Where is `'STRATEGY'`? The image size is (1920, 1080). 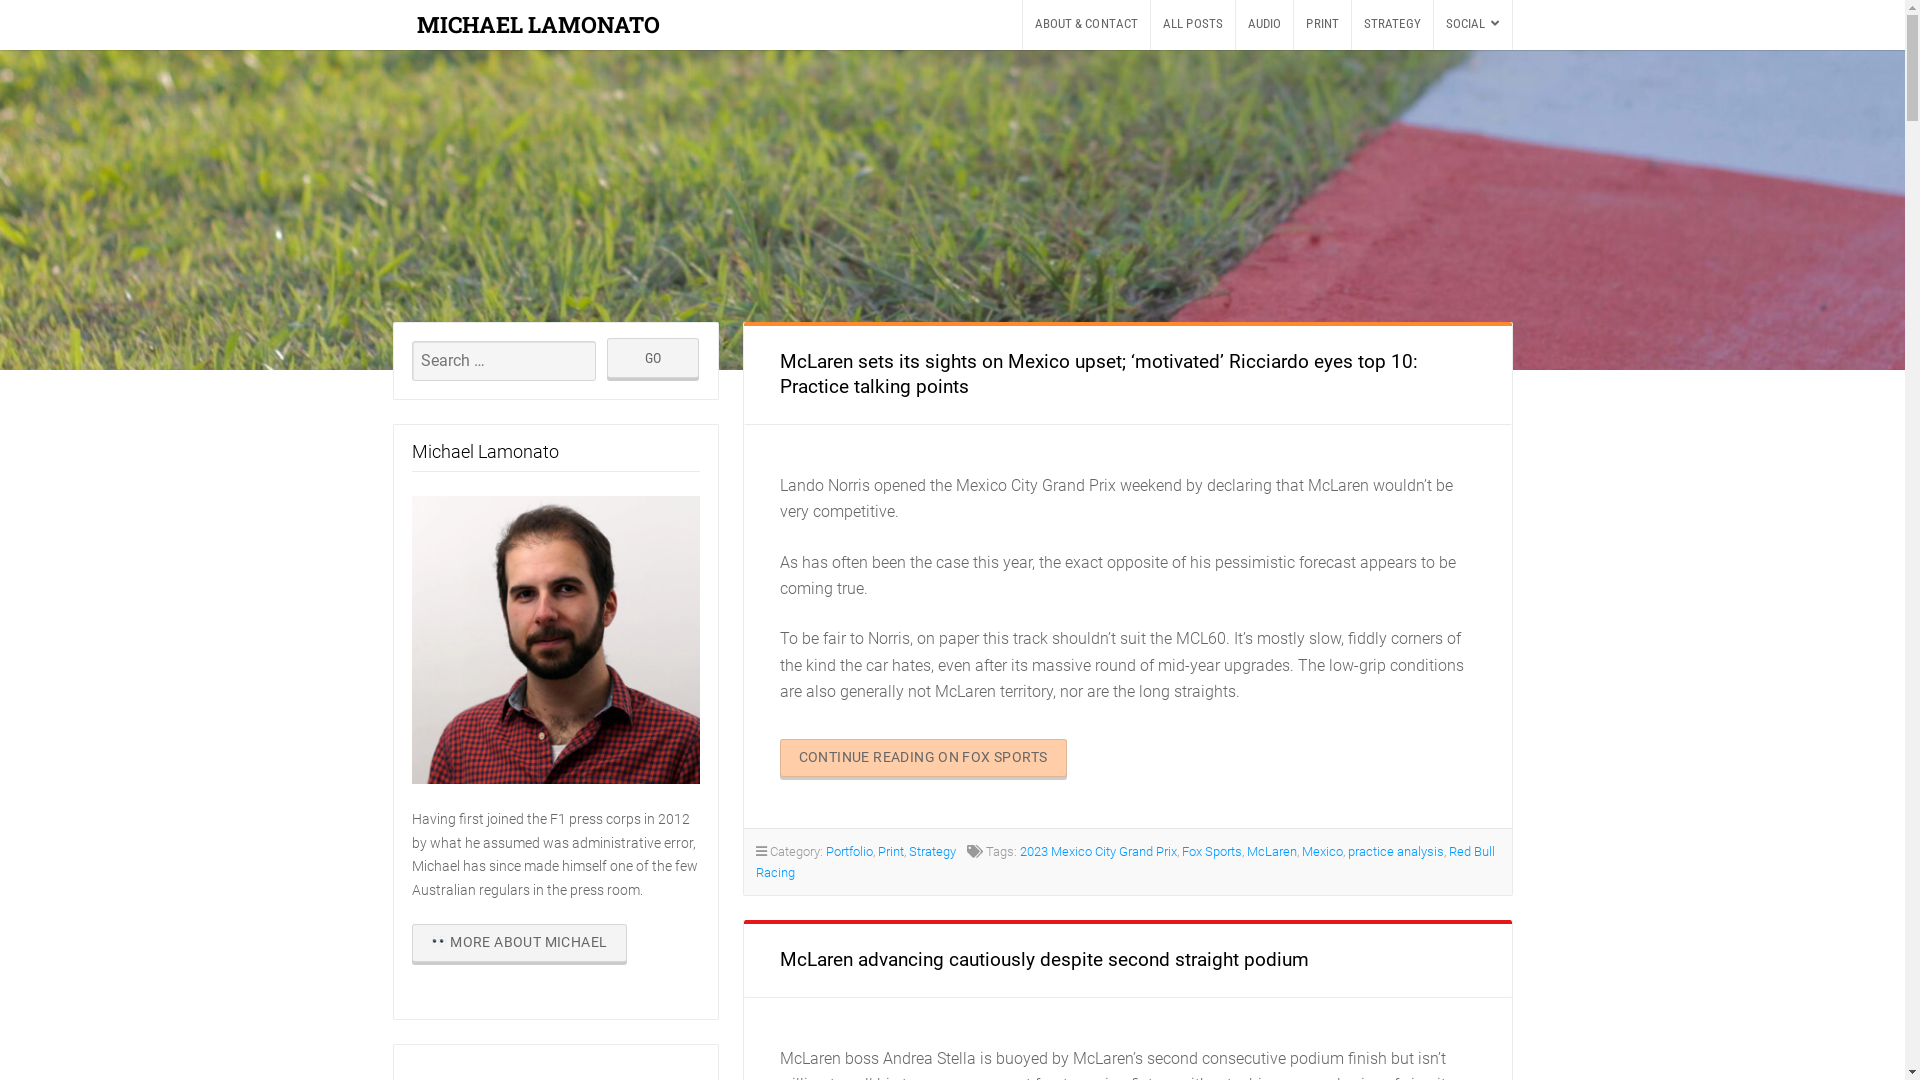
'STRATEGY' is located at coordinates (1391, 24).